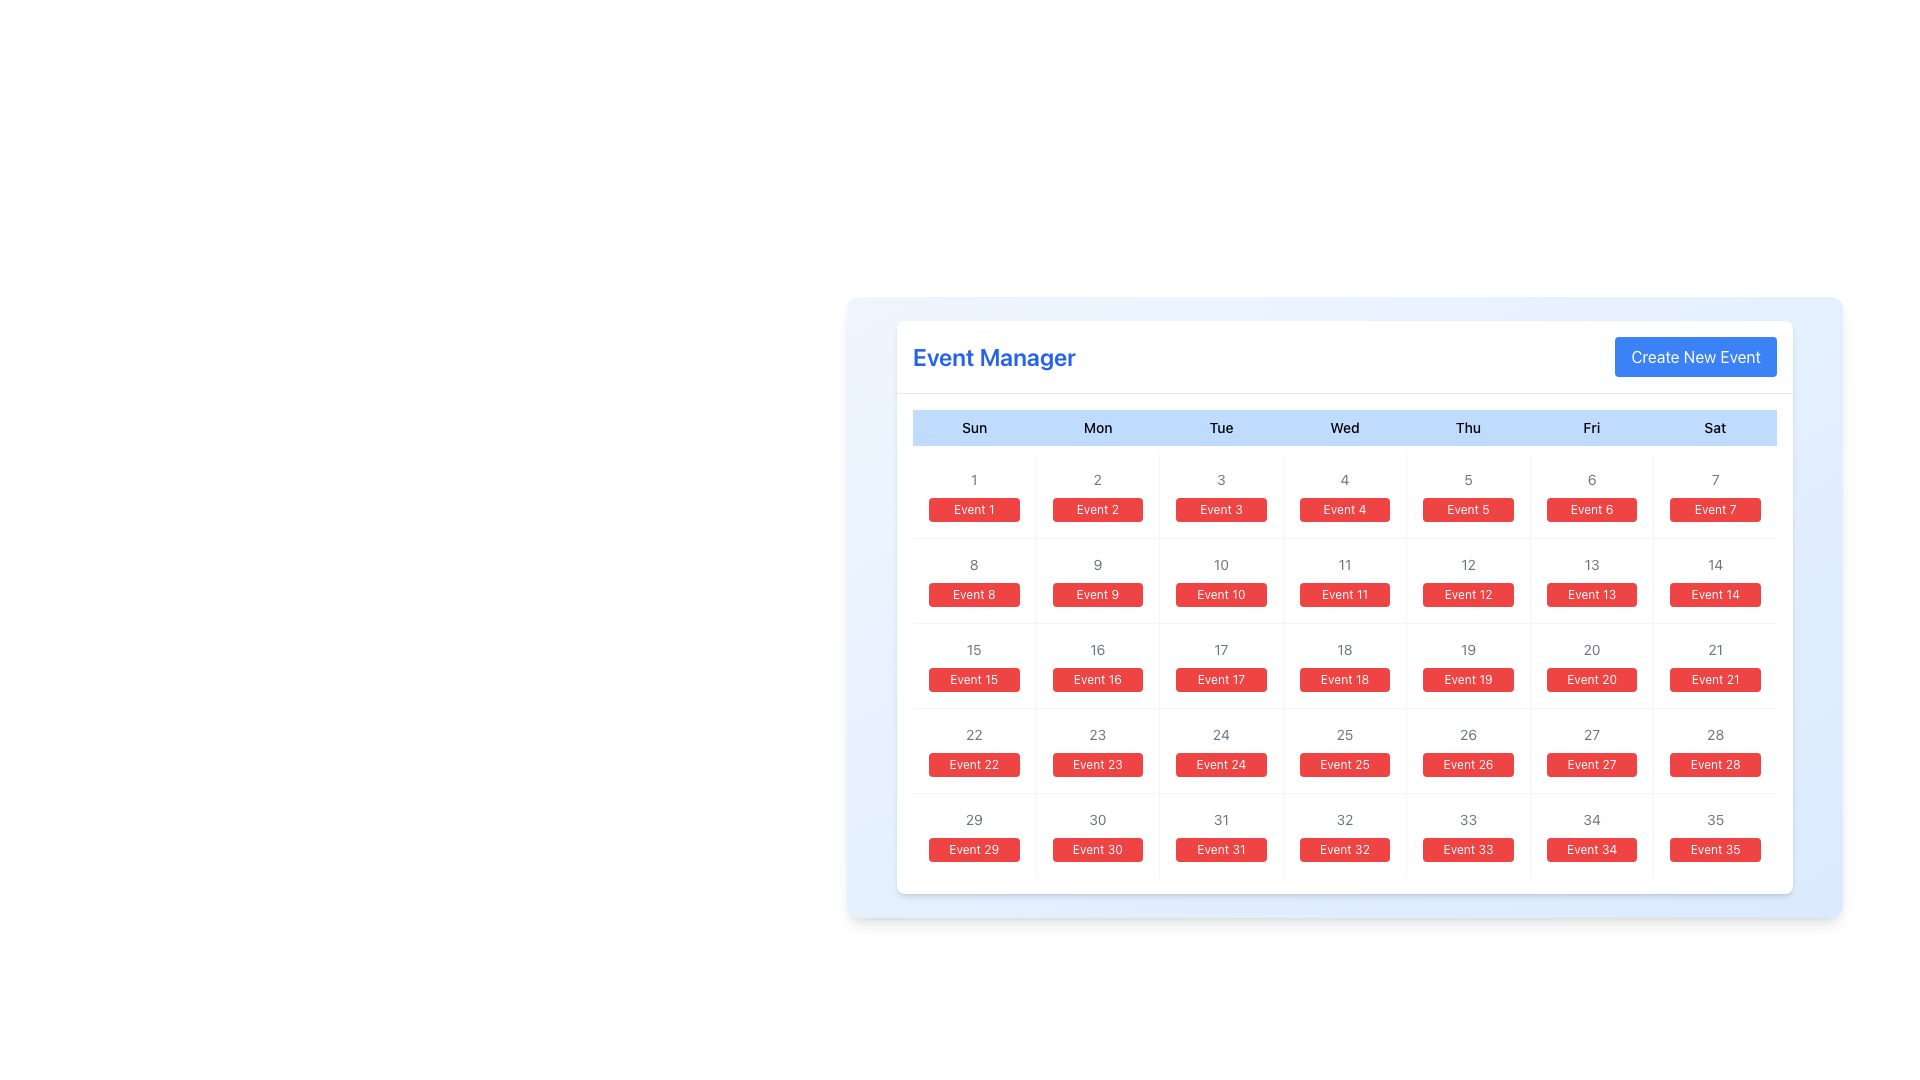 This screenshot has width=1920, height=1080. Describe the element at coordinates (1591, 650) in the screenshot. I see `the Text label indicating the numeric identifier '20' for the associated event, located above the red button labeled 'Event 20' within the calendar grid under column 'Fri' and row '4'` at that location.